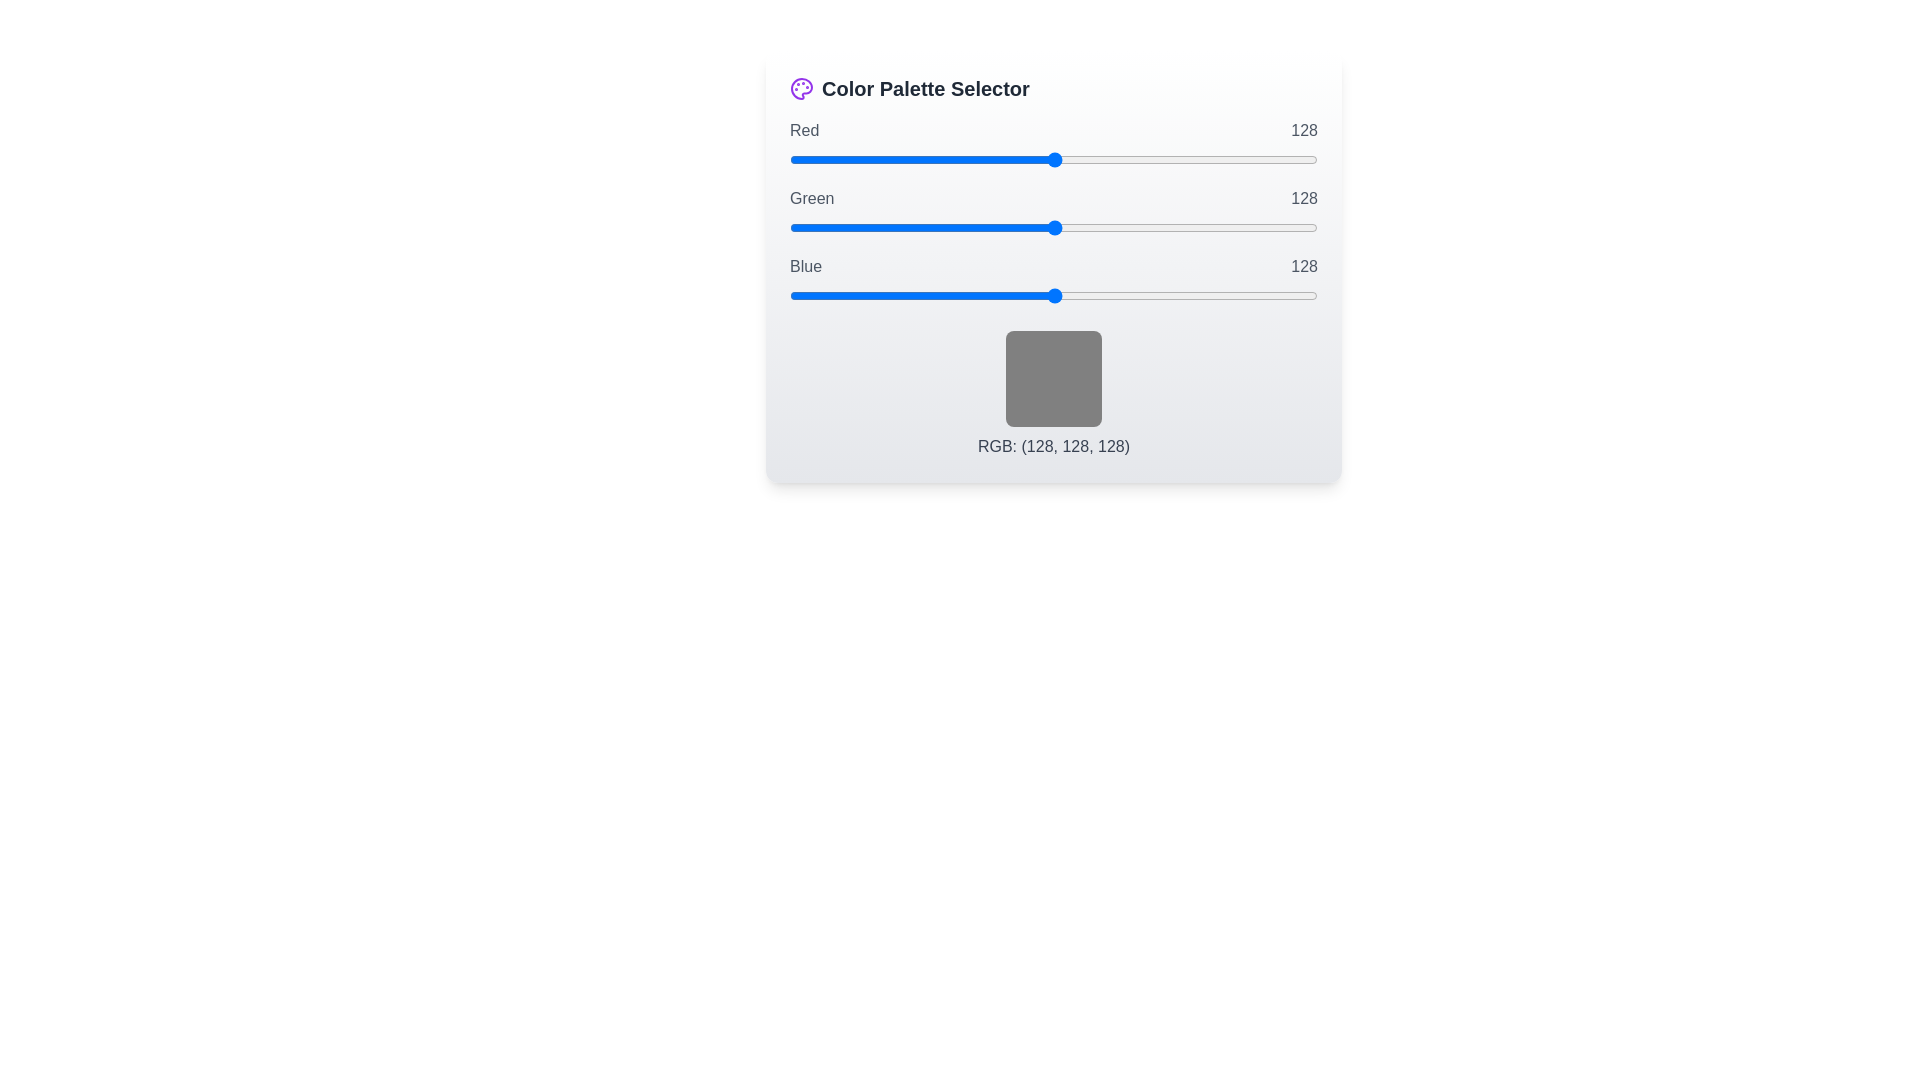 Image resolution: width=1920 pixels, height=1080 pixels. Describe the element at coordinates (1053, 158) in the screenshot. I see `the 0 slider to 105 to observe the color preview box update` at that location.